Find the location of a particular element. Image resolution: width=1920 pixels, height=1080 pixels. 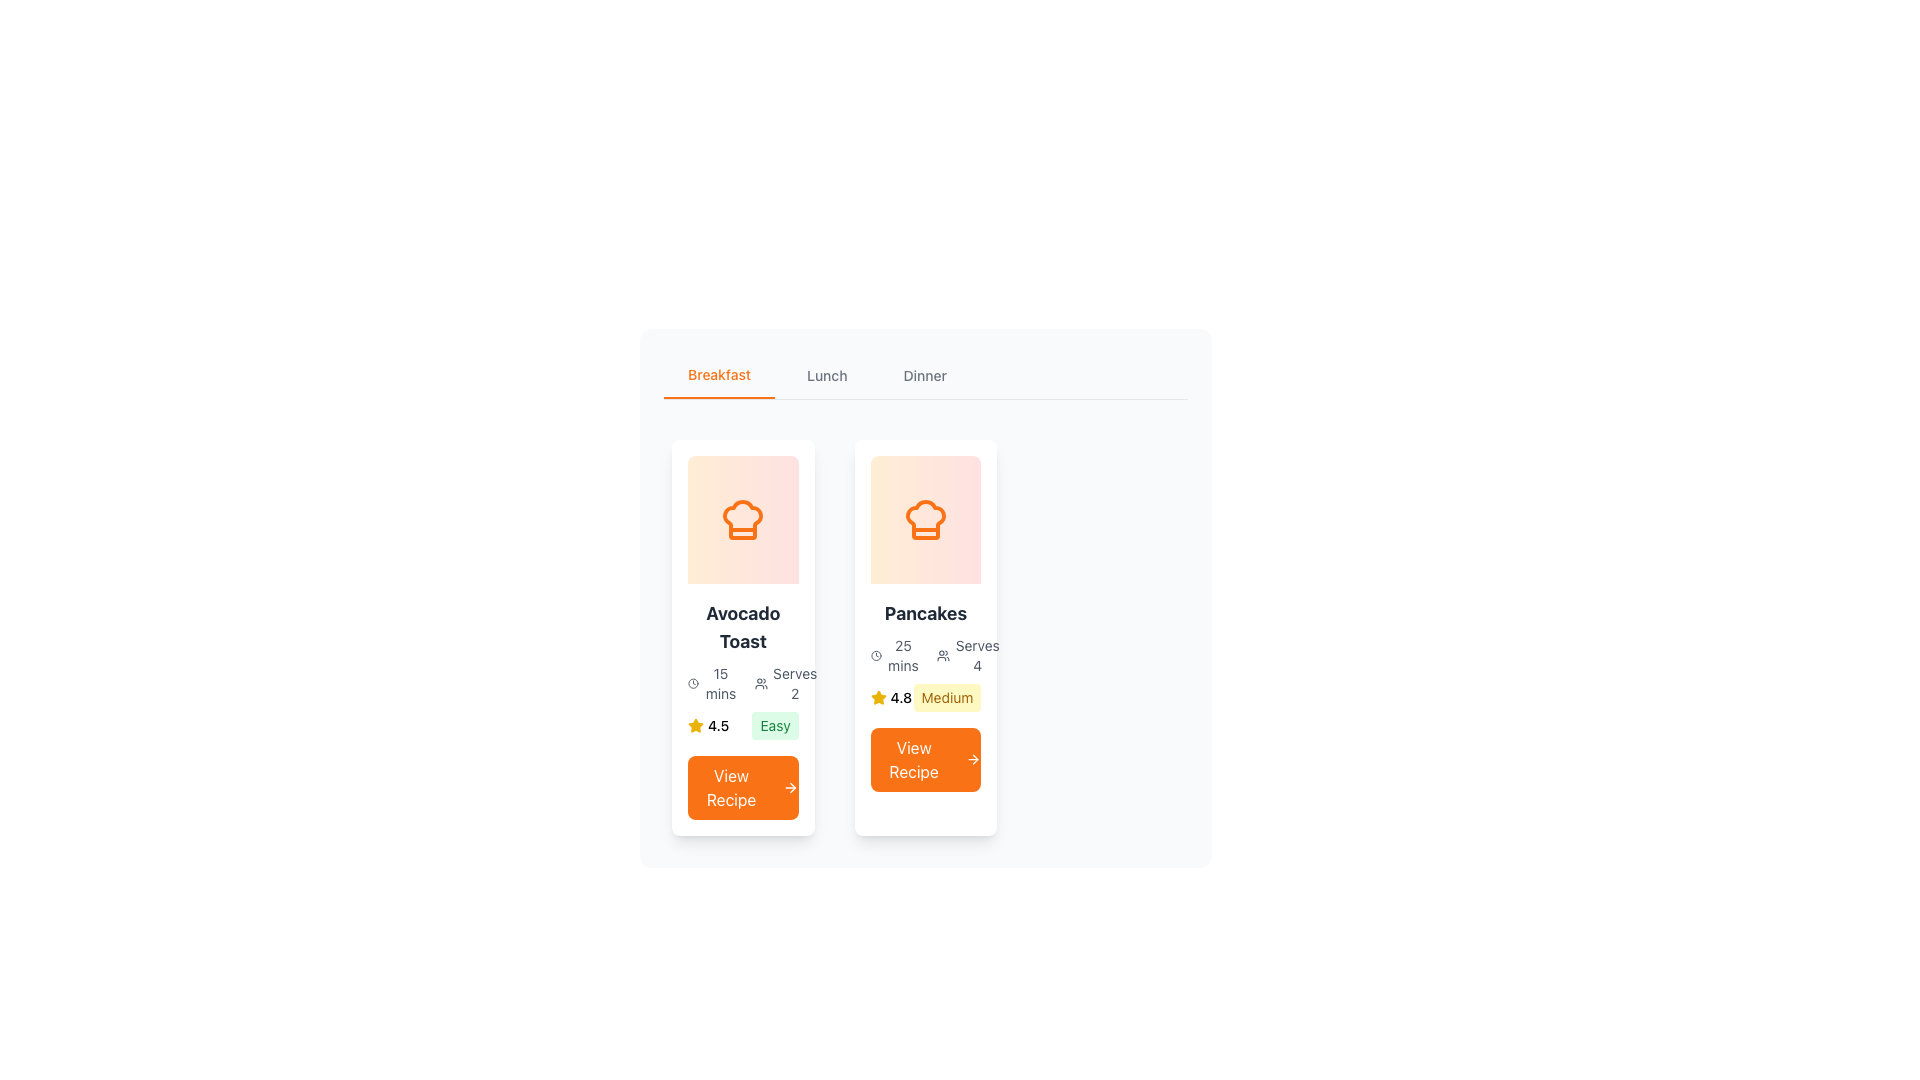

the small, rounded rectangle label displaying the text 'Easy' in green, located at the bottom-left of the 'Avocado Toast' recipe card, adjacent to the star rating and above the 'View Recipe' button is located at coordinates (774, 725).